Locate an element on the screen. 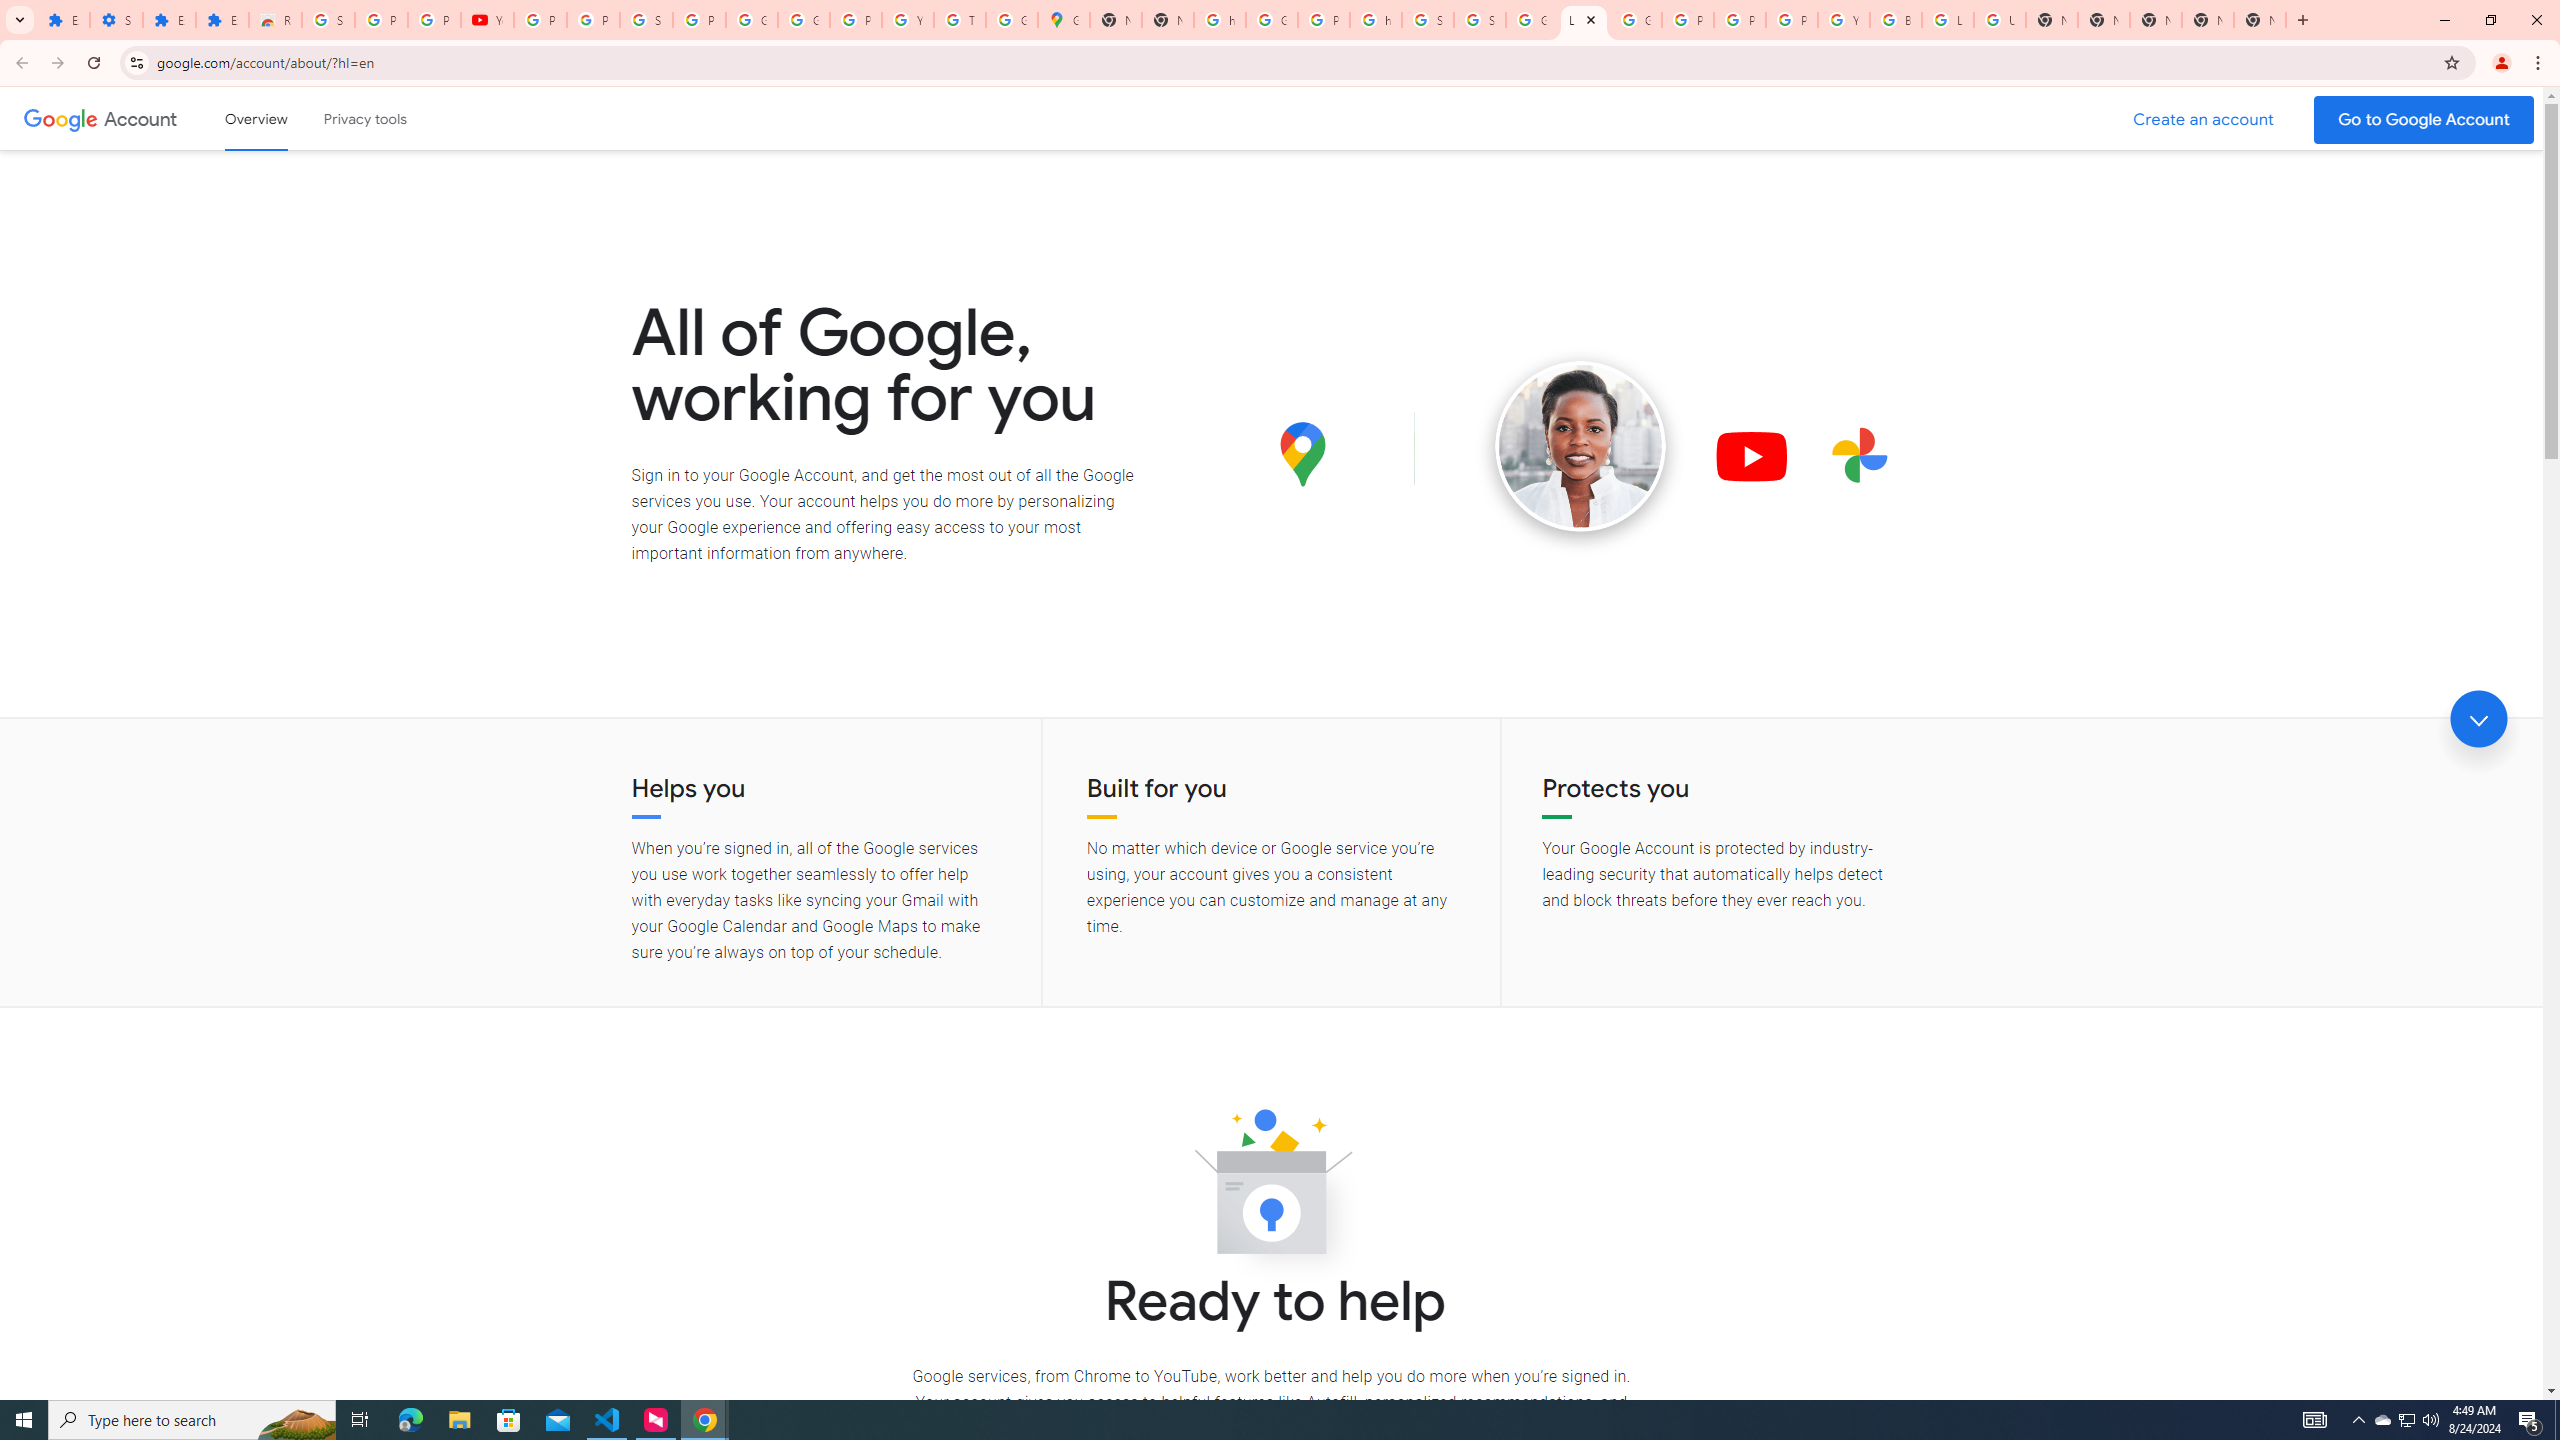 This screenshot has height=1440, width=2560. 'Settings' is located at coordinates (115, 19).